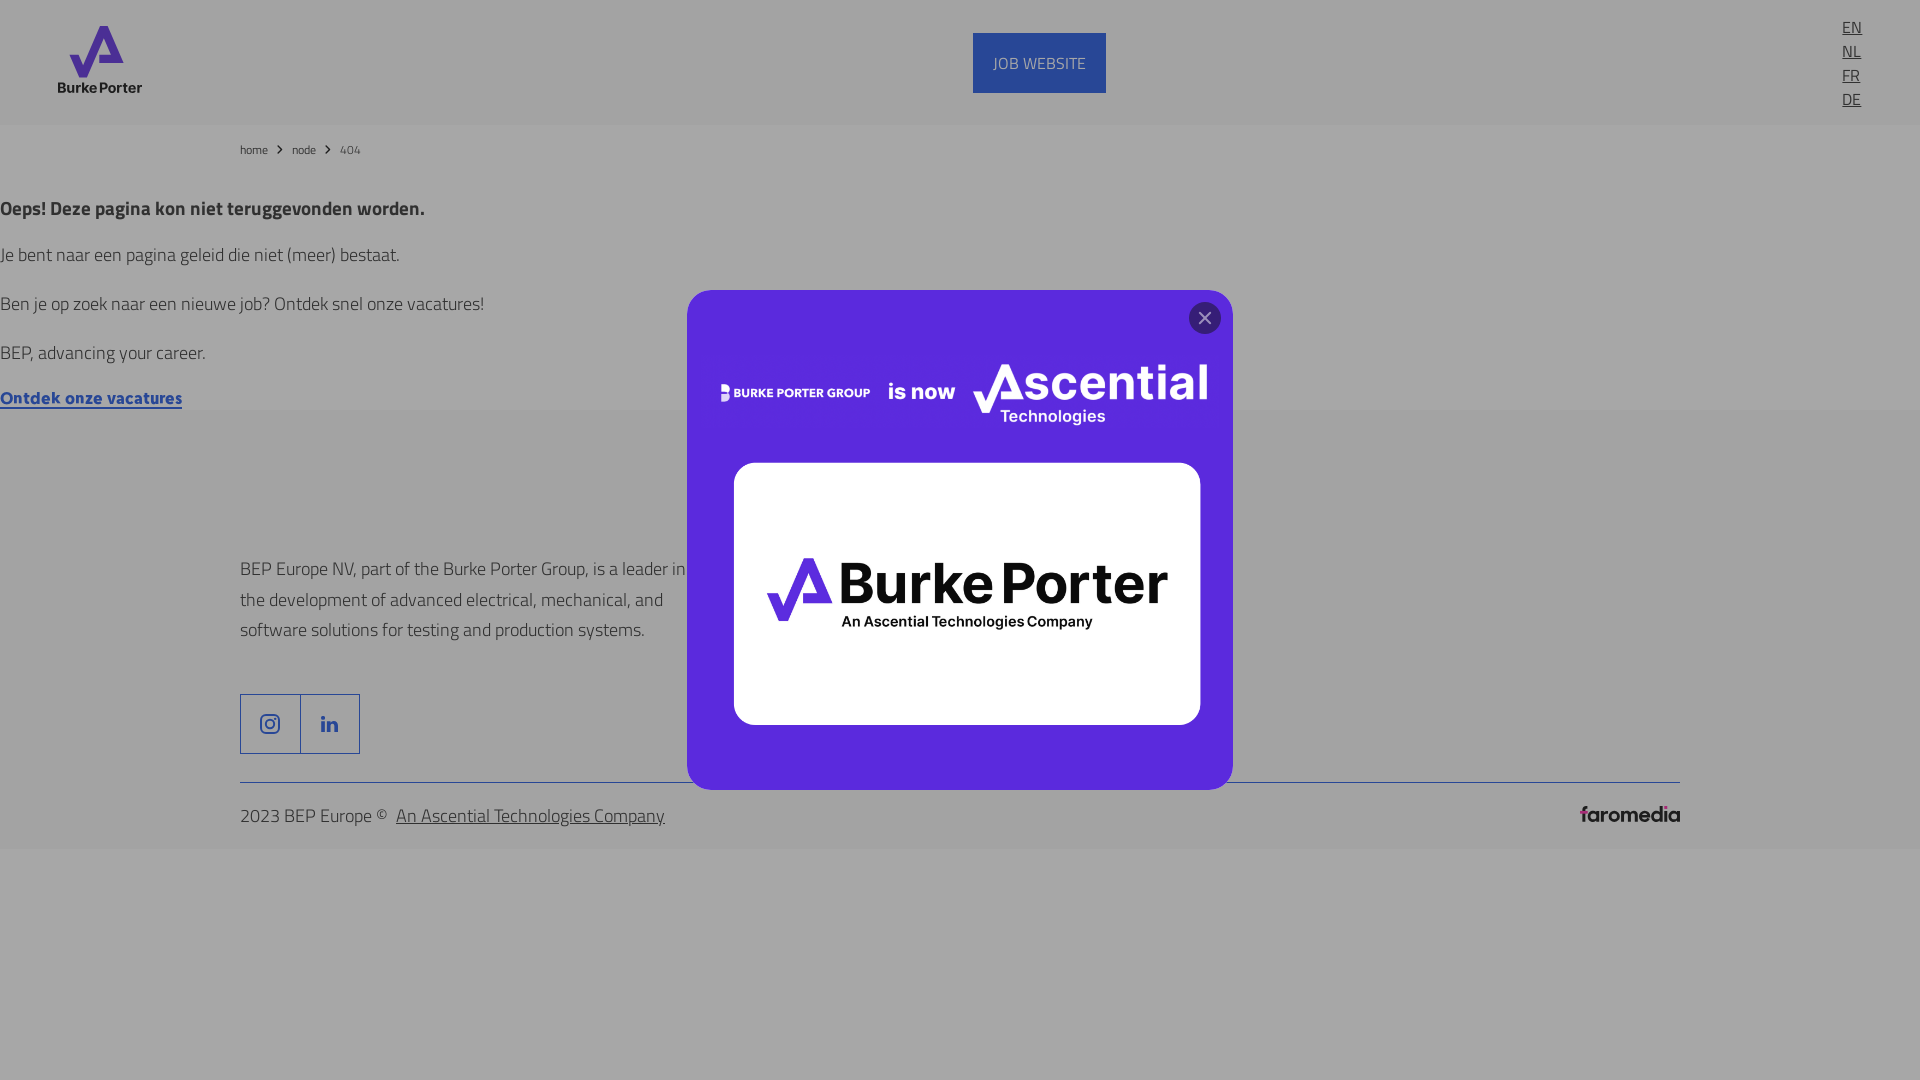 The height and width of the screenshot is (1080, 1920). Describe the element at coordinates (1092, 598) in the screenshot. I see `'cookie notice'` at that location.